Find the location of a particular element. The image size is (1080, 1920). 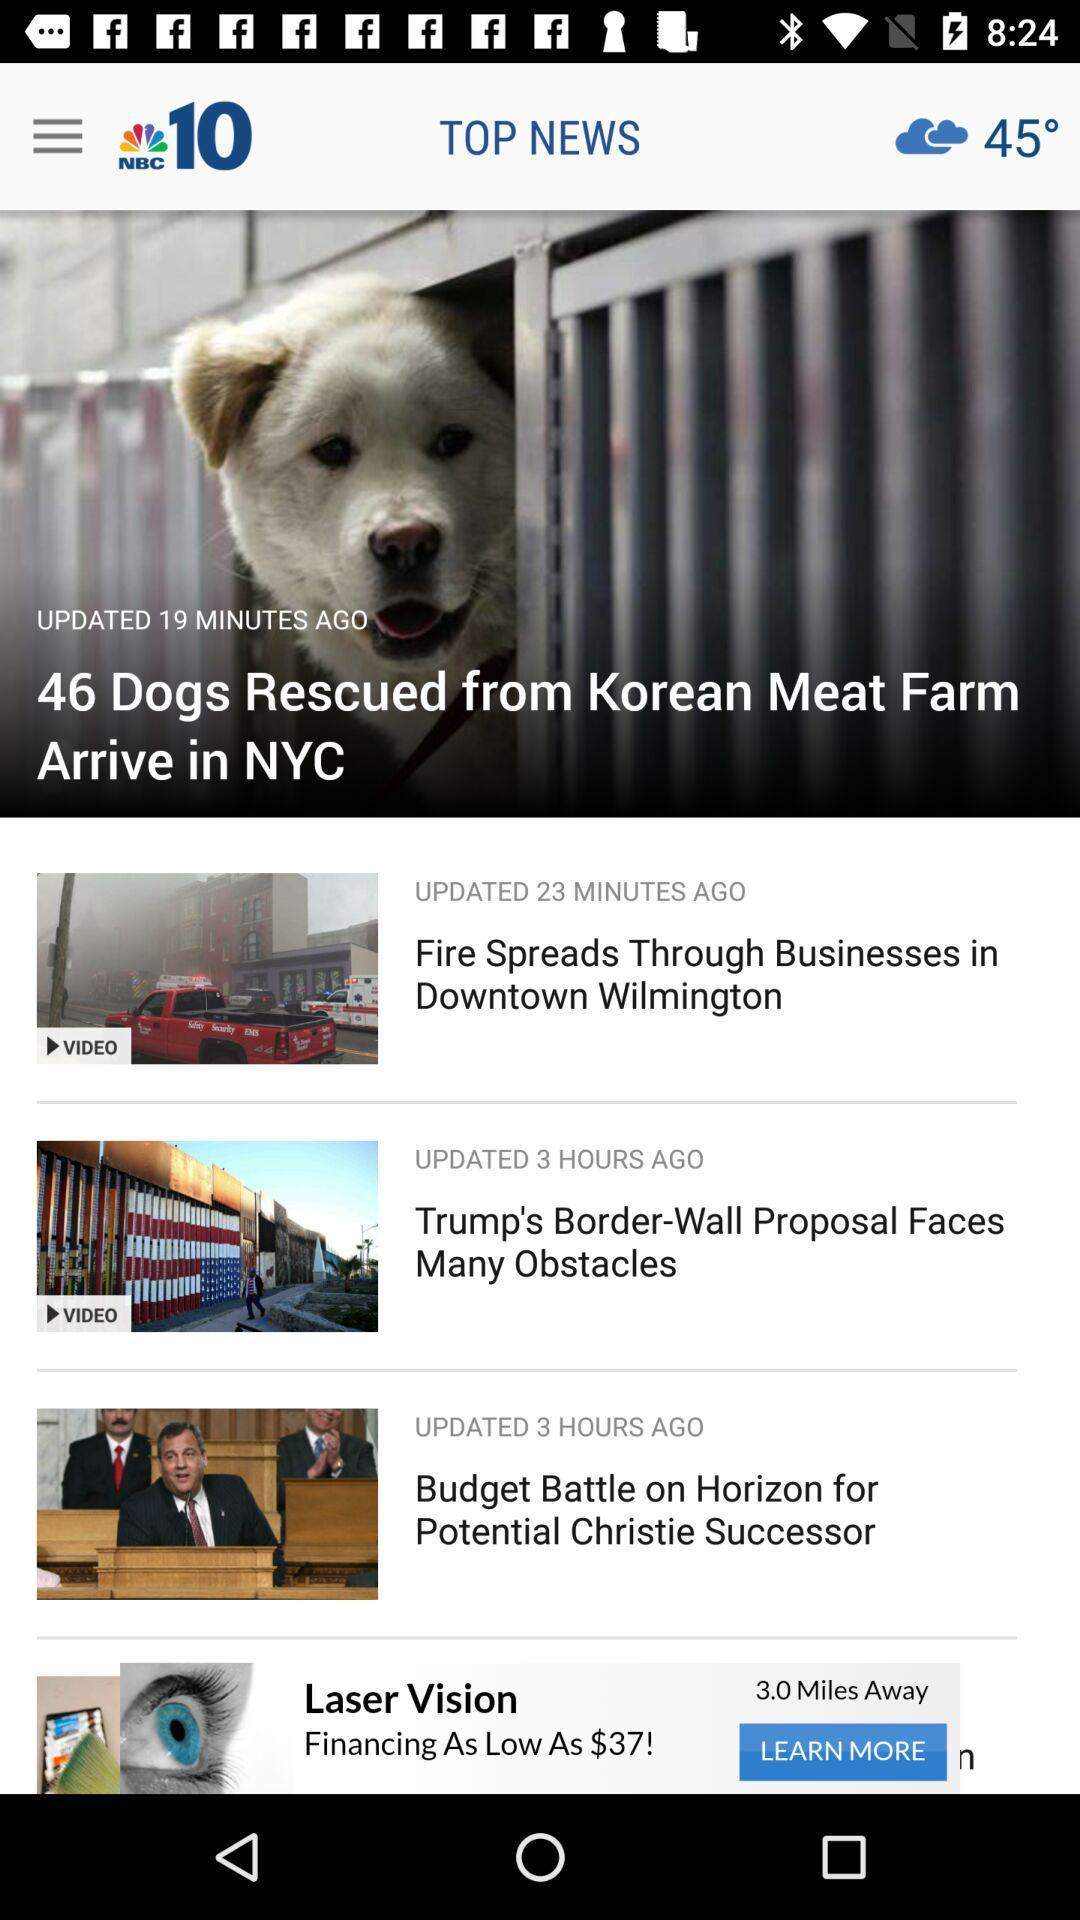

the third video in the list from top left is located at coordinates (207, 1504).